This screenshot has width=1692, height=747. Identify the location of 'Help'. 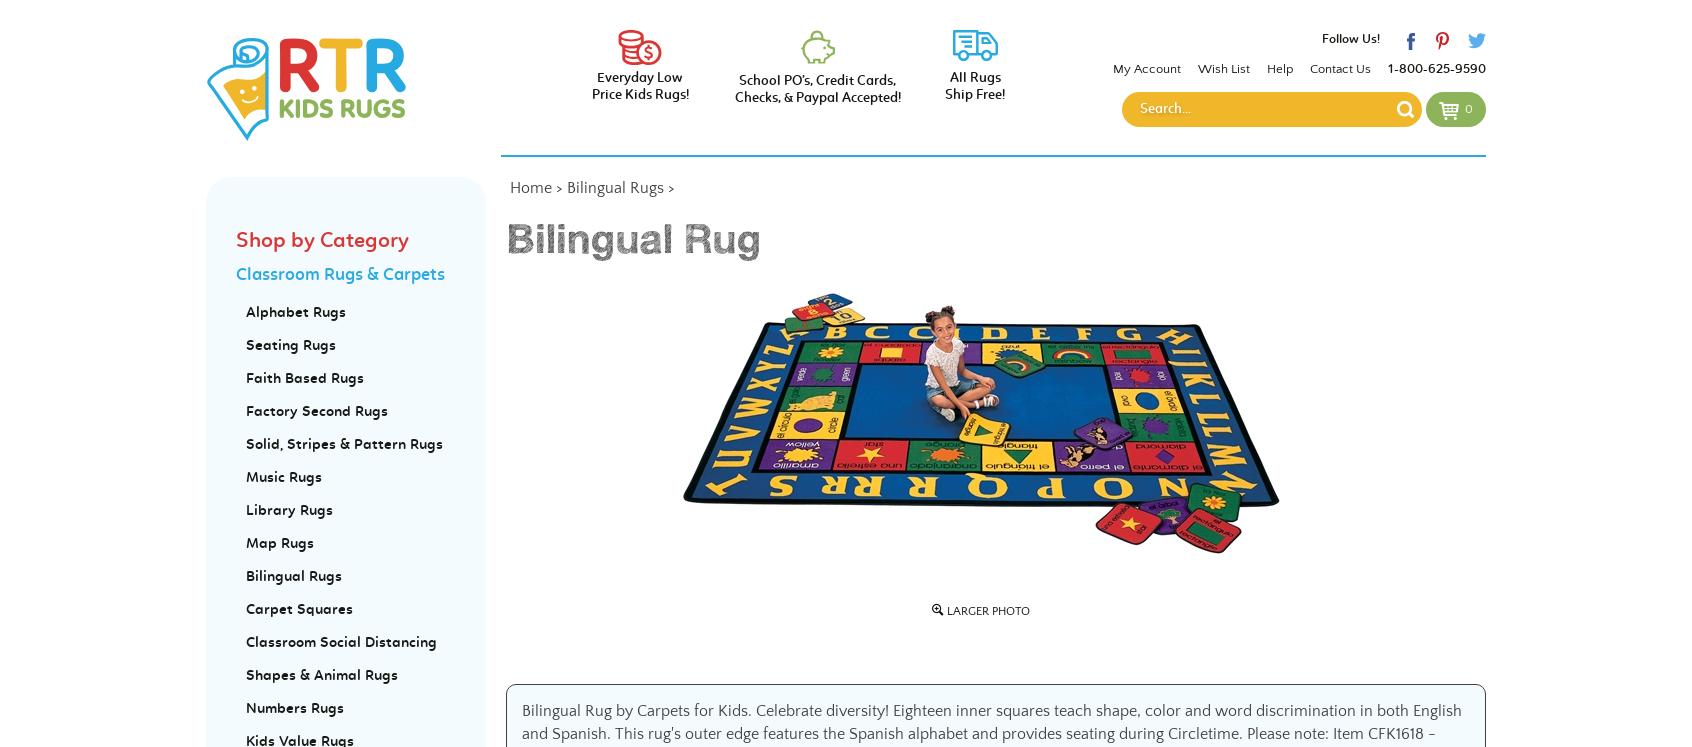
(1277, 66).